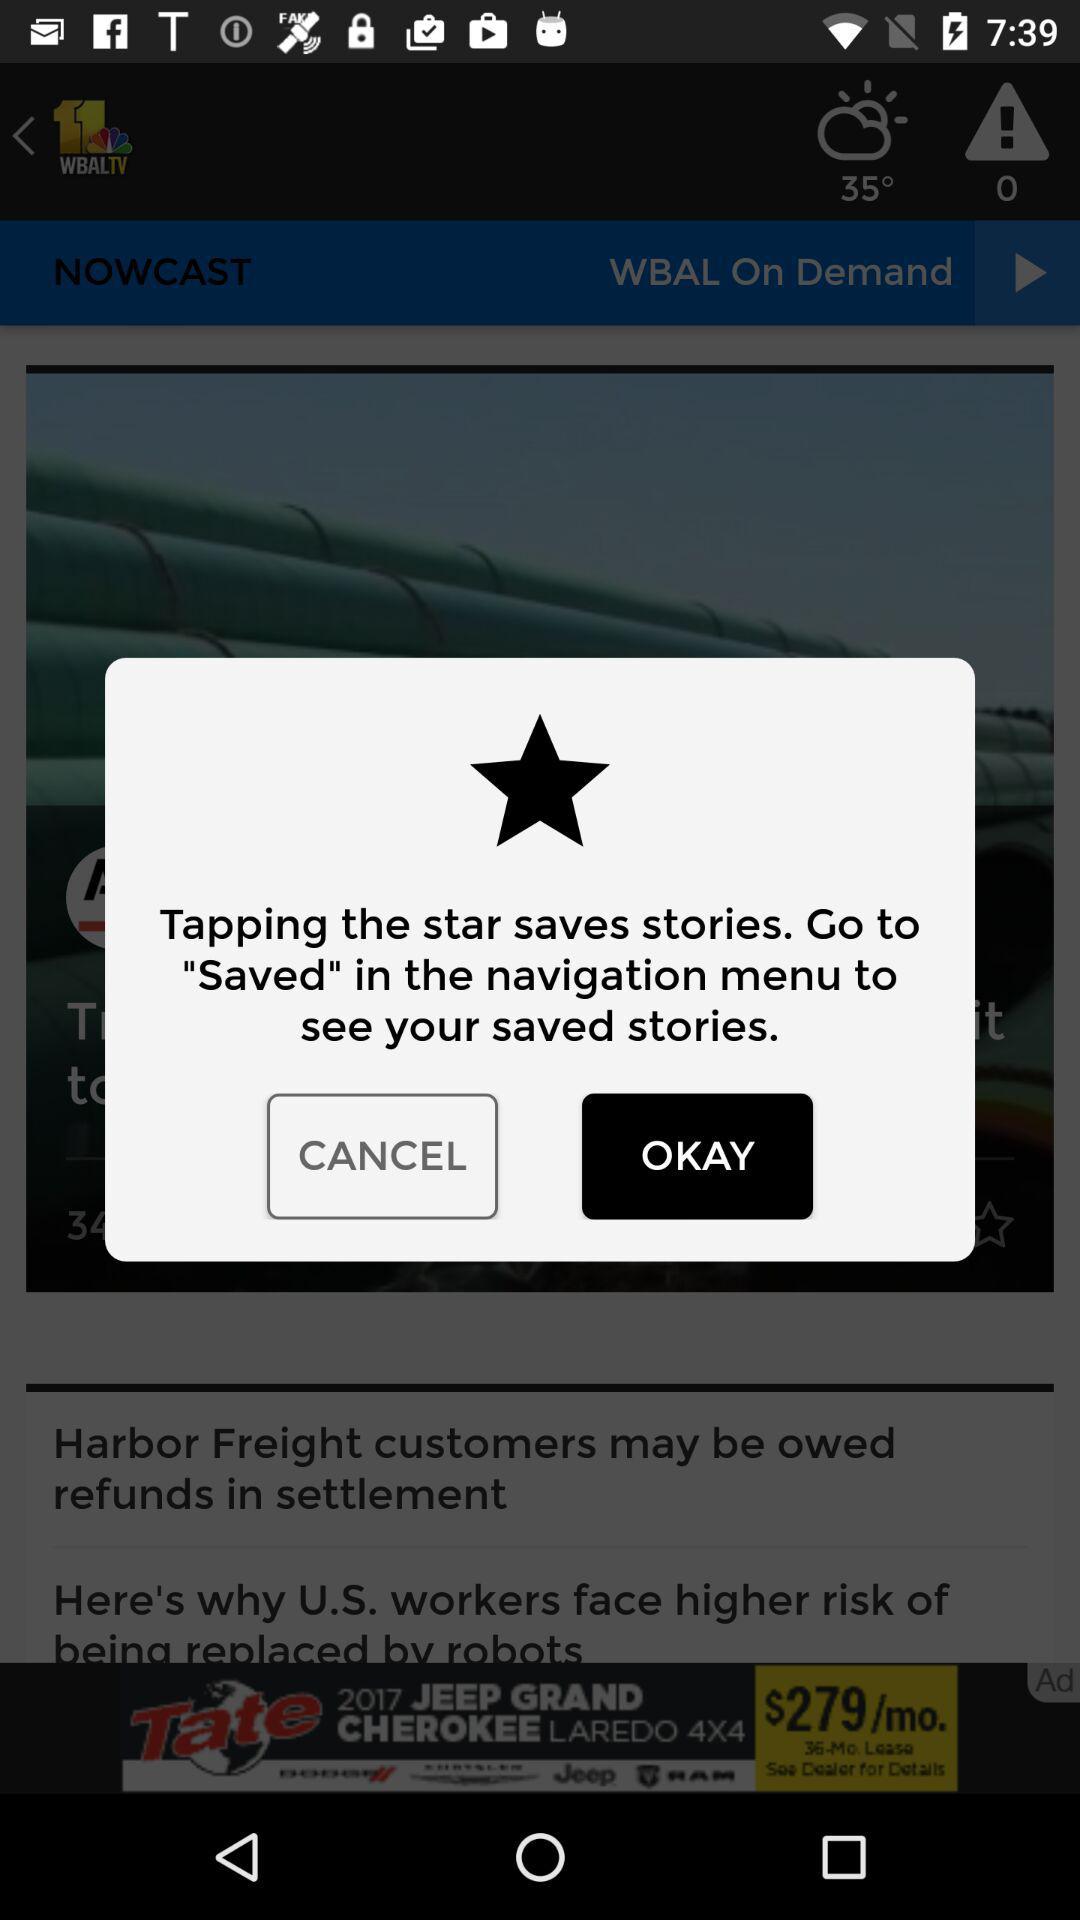  What do you see at coordinates (72, 135) in the screenshot?
I see `the label icon` at bounding box center [72, 135].